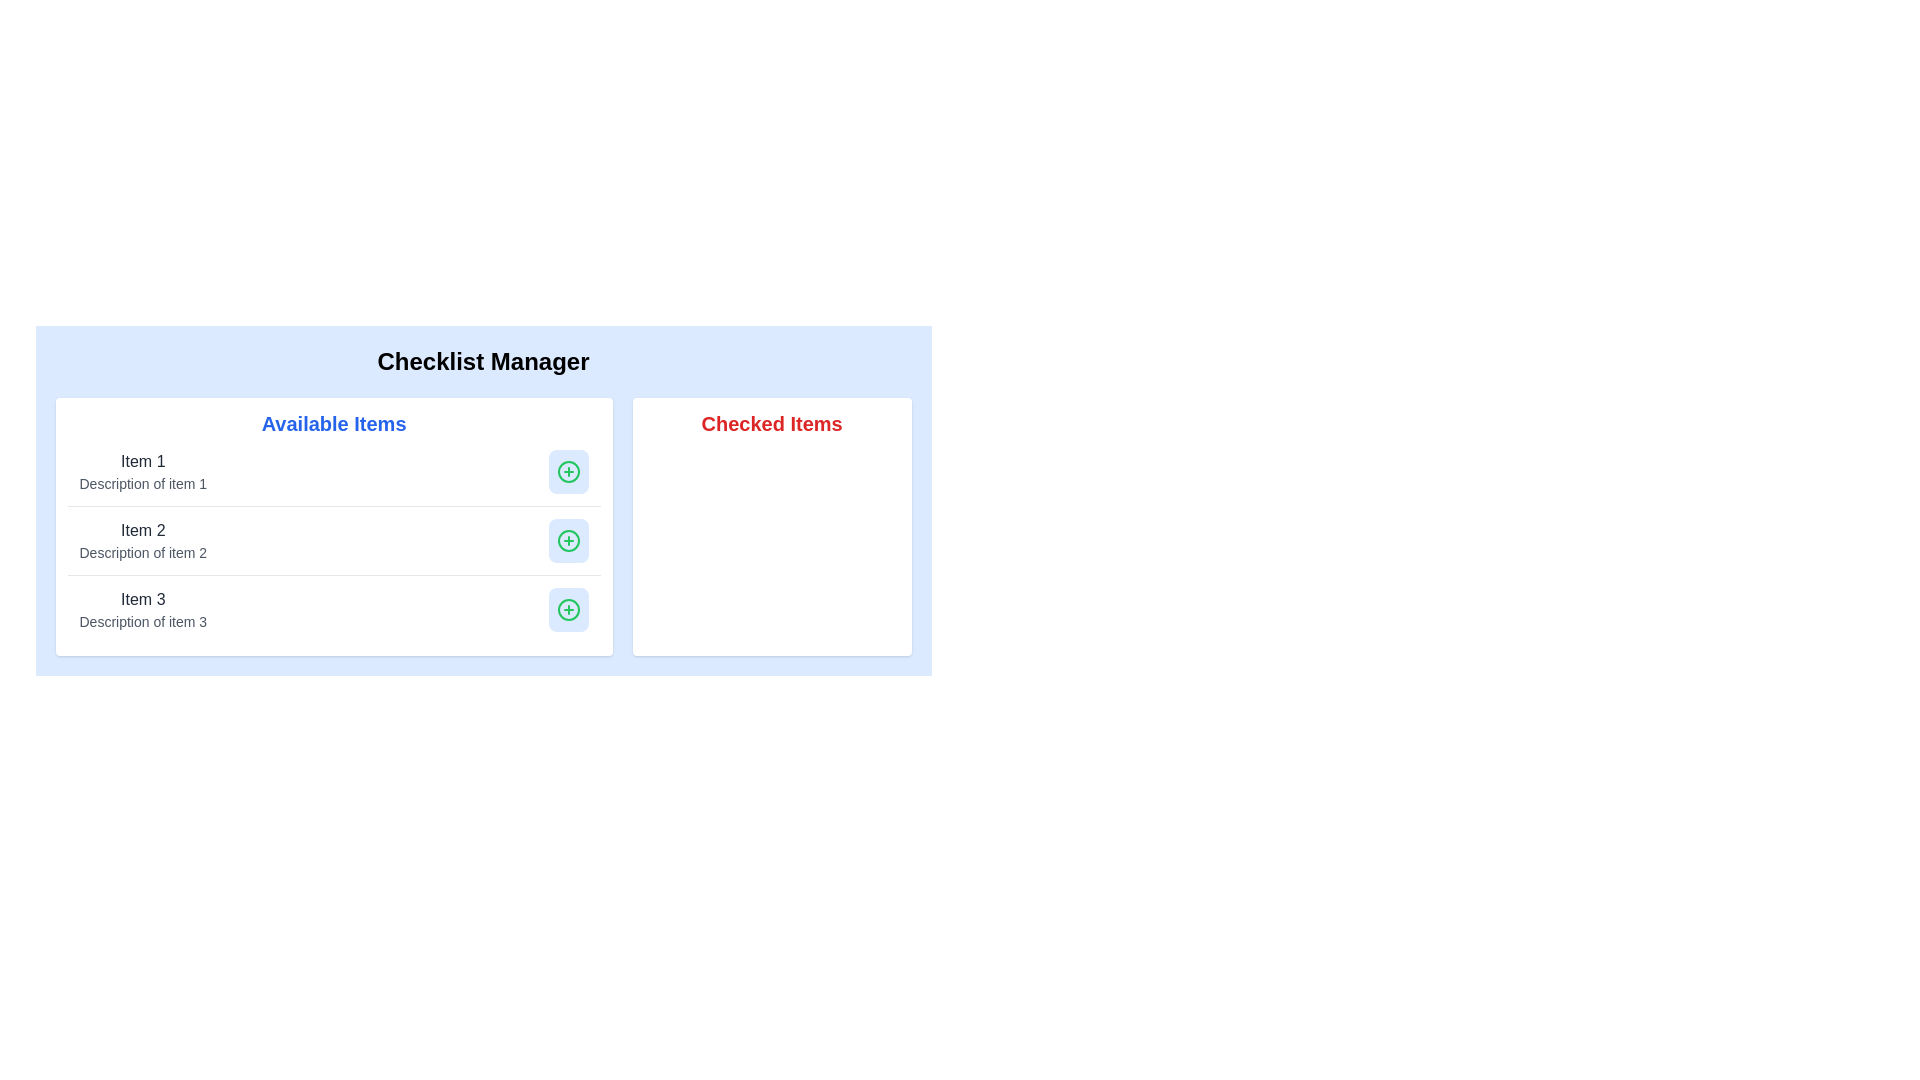 The height and width of the screenshot is (1080, 1920). Describe the element at coordinates (567, 540) in the screenshot. I see `the button with a plus icon located on the far right of the row labeled 'Item 2'` at that location.